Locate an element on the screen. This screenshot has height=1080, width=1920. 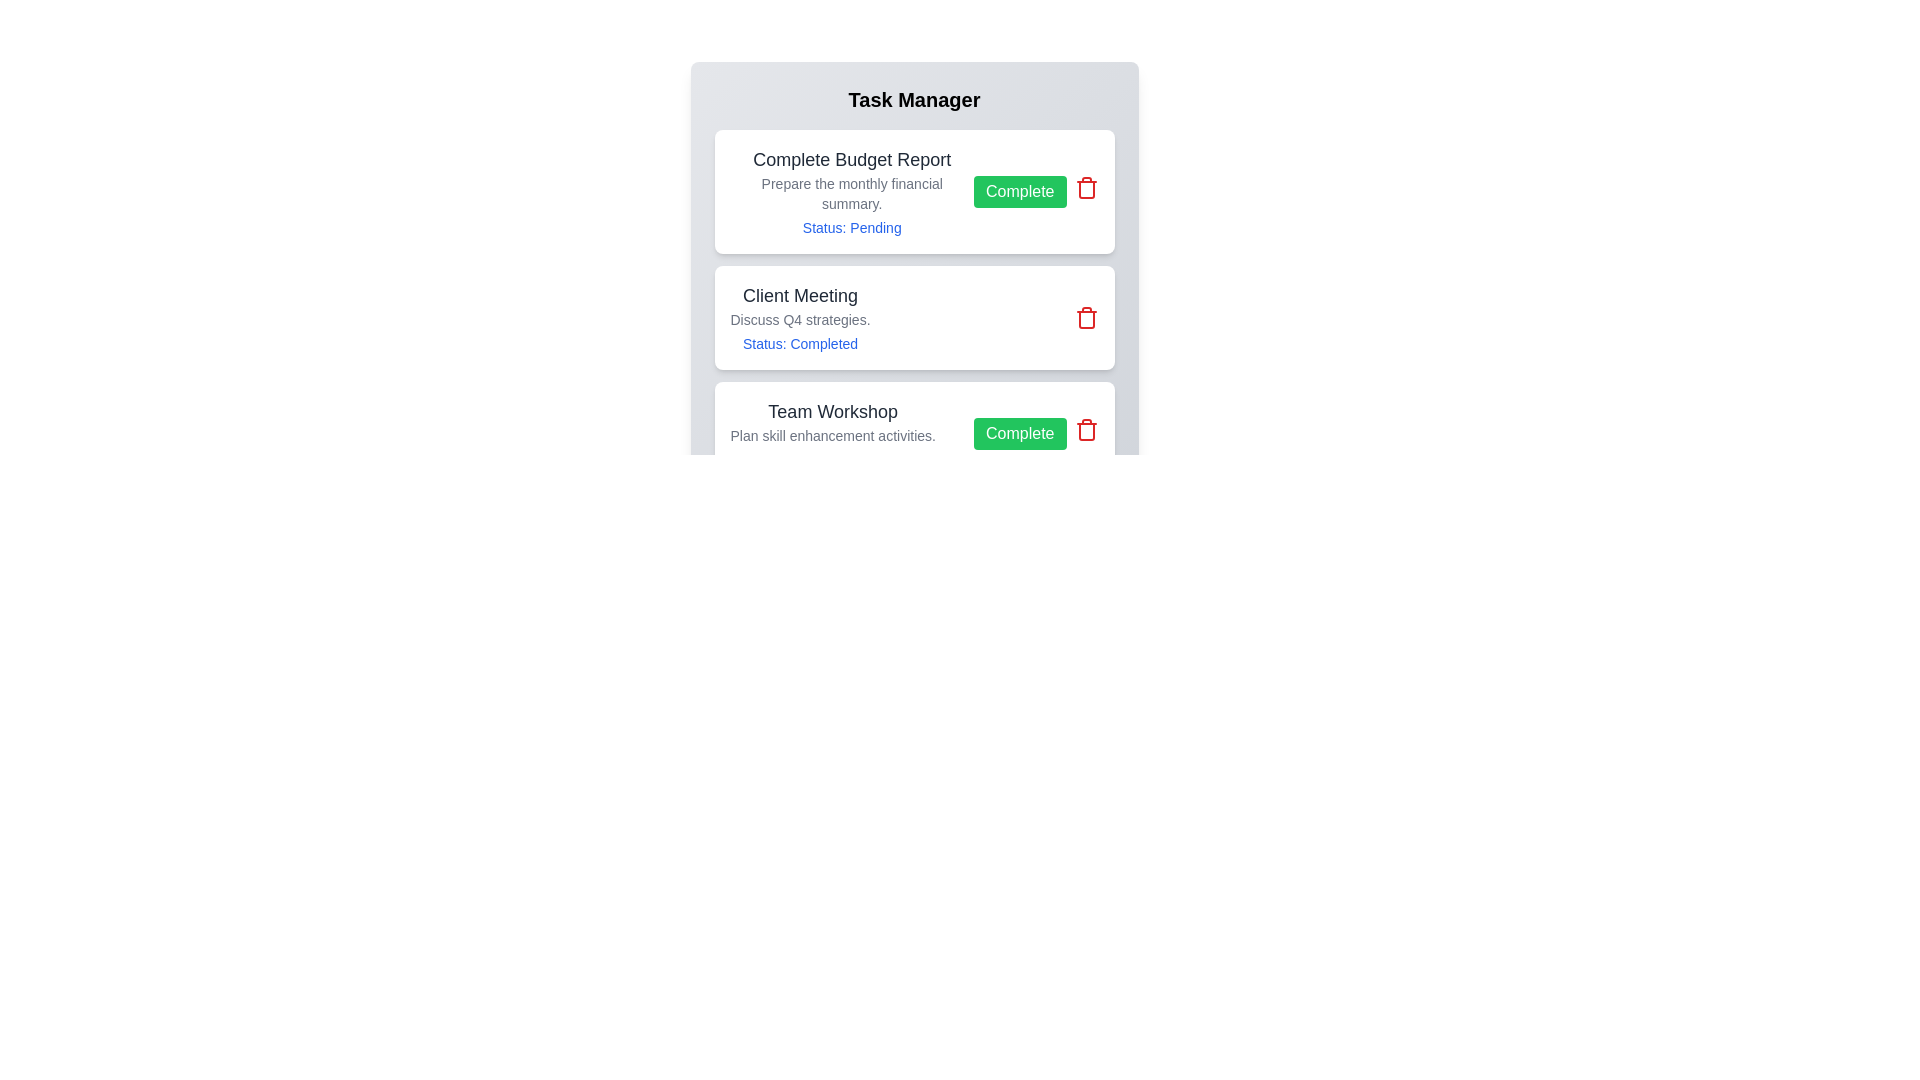
'Complete' button for the task titled 'Complete Budget Report' is located at coordinates (1020, 192).